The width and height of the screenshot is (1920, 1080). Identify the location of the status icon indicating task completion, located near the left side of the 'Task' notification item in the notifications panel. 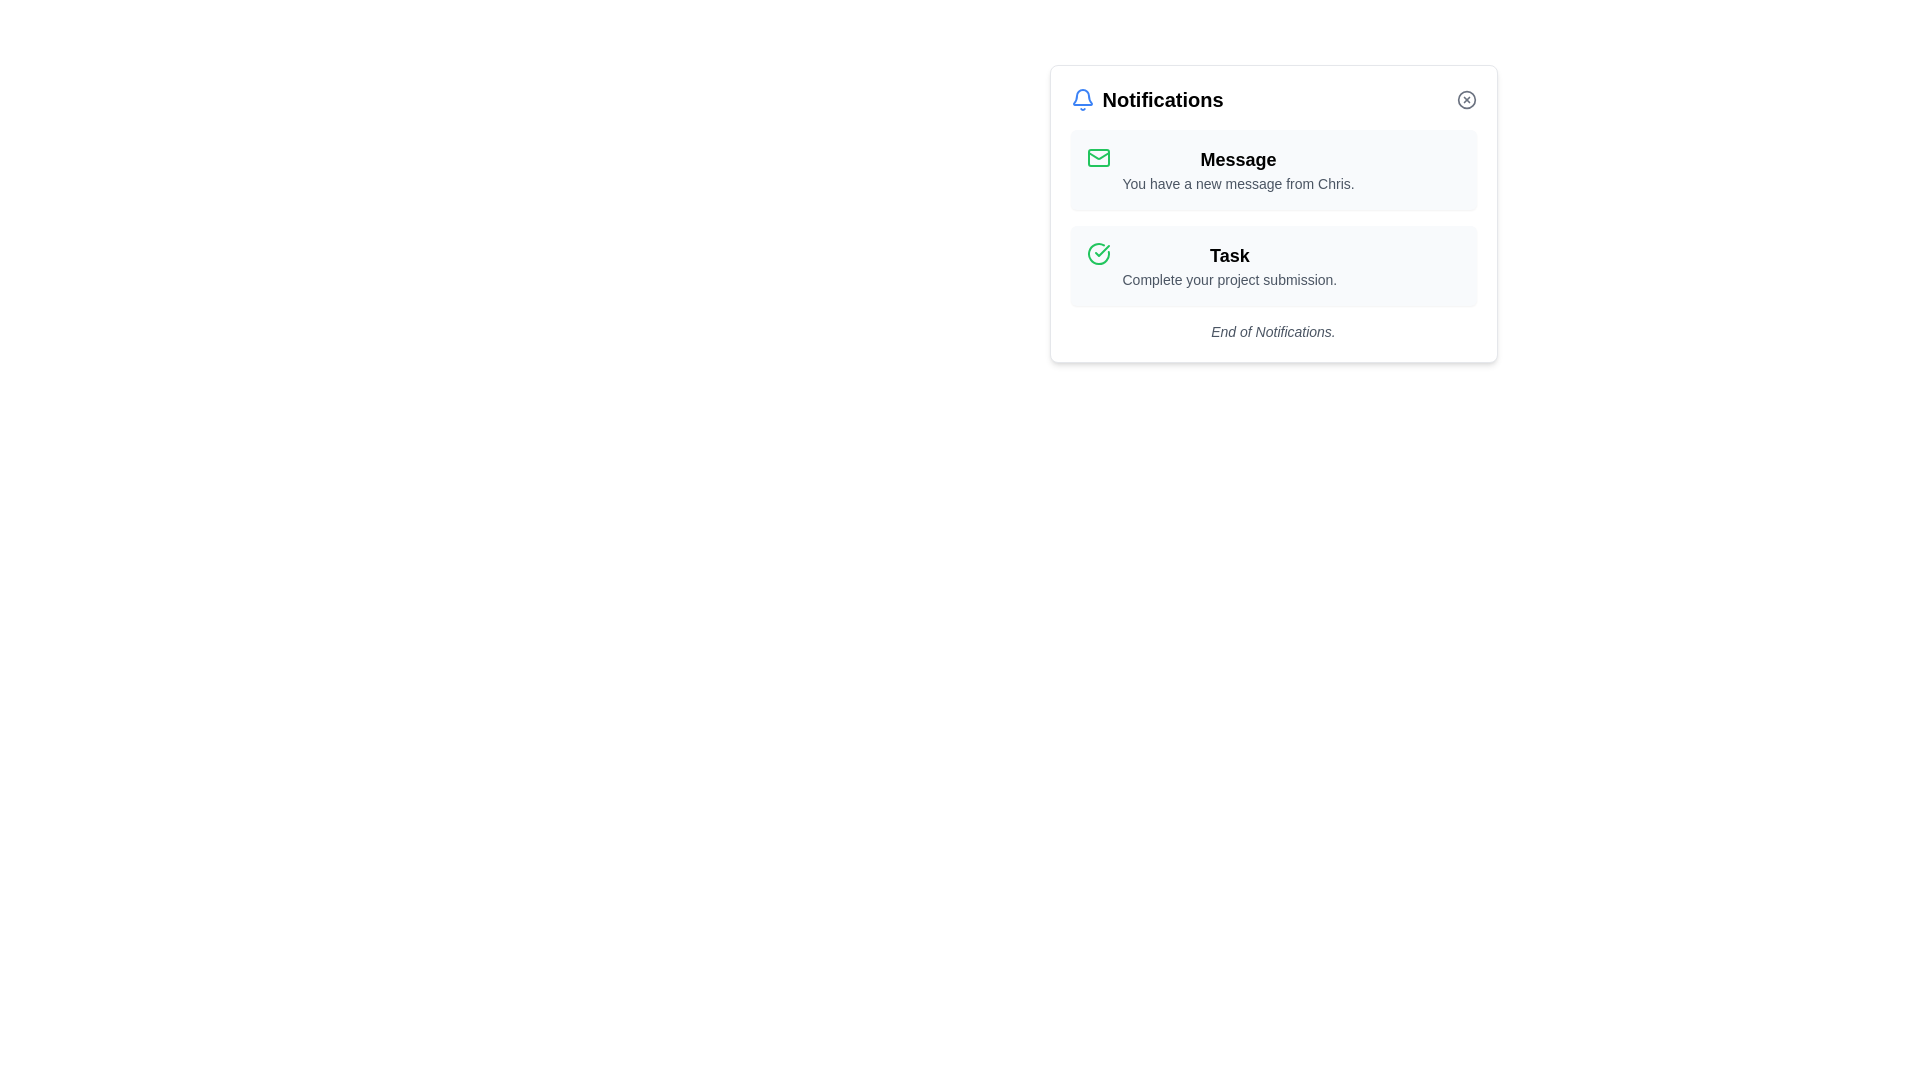
(1097, 253).